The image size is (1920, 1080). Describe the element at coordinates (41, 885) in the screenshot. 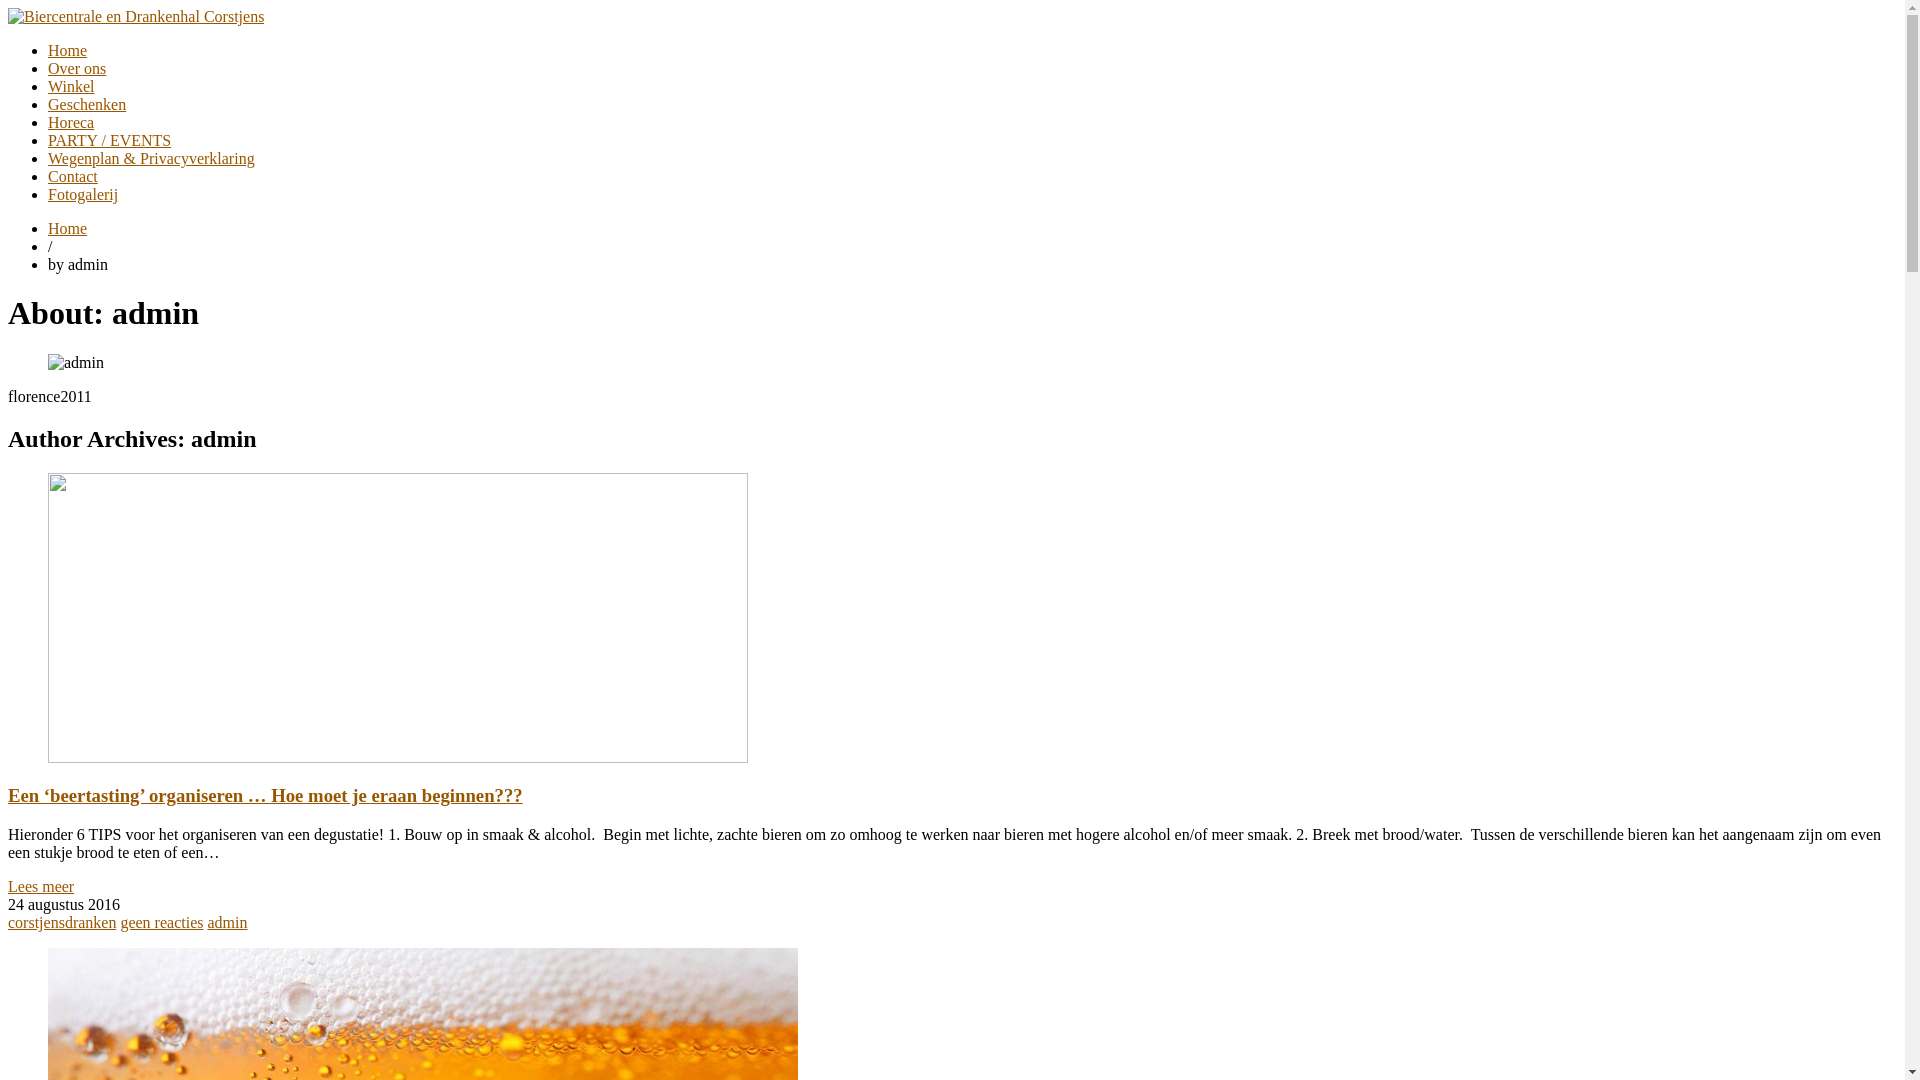

I see `'Lees meer'` at that location.